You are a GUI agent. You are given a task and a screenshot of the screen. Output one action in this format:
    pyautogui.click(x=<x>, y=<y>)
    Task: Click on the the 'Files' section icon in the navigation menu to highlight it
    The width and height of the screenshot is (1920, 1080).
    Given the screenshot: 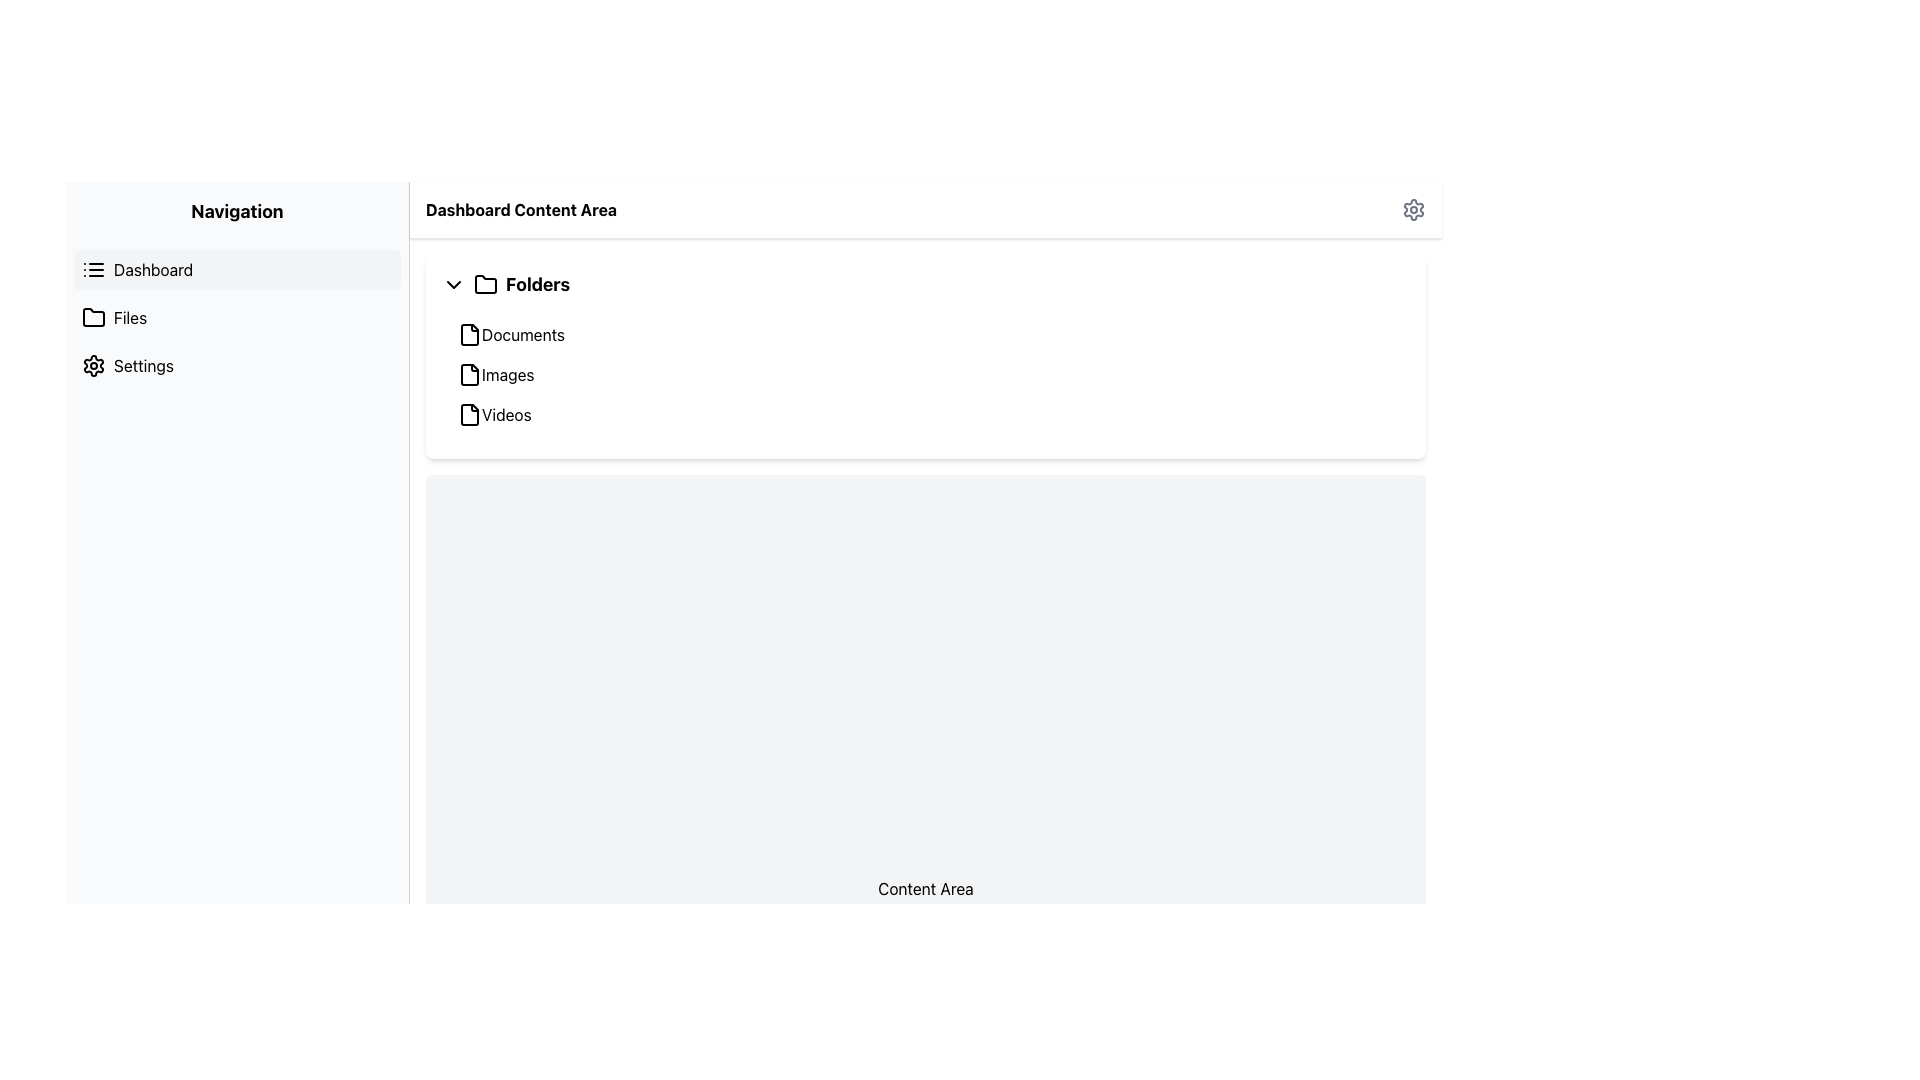 What is the action you would take?
    pyautogui.click(x=93, y=316)
    